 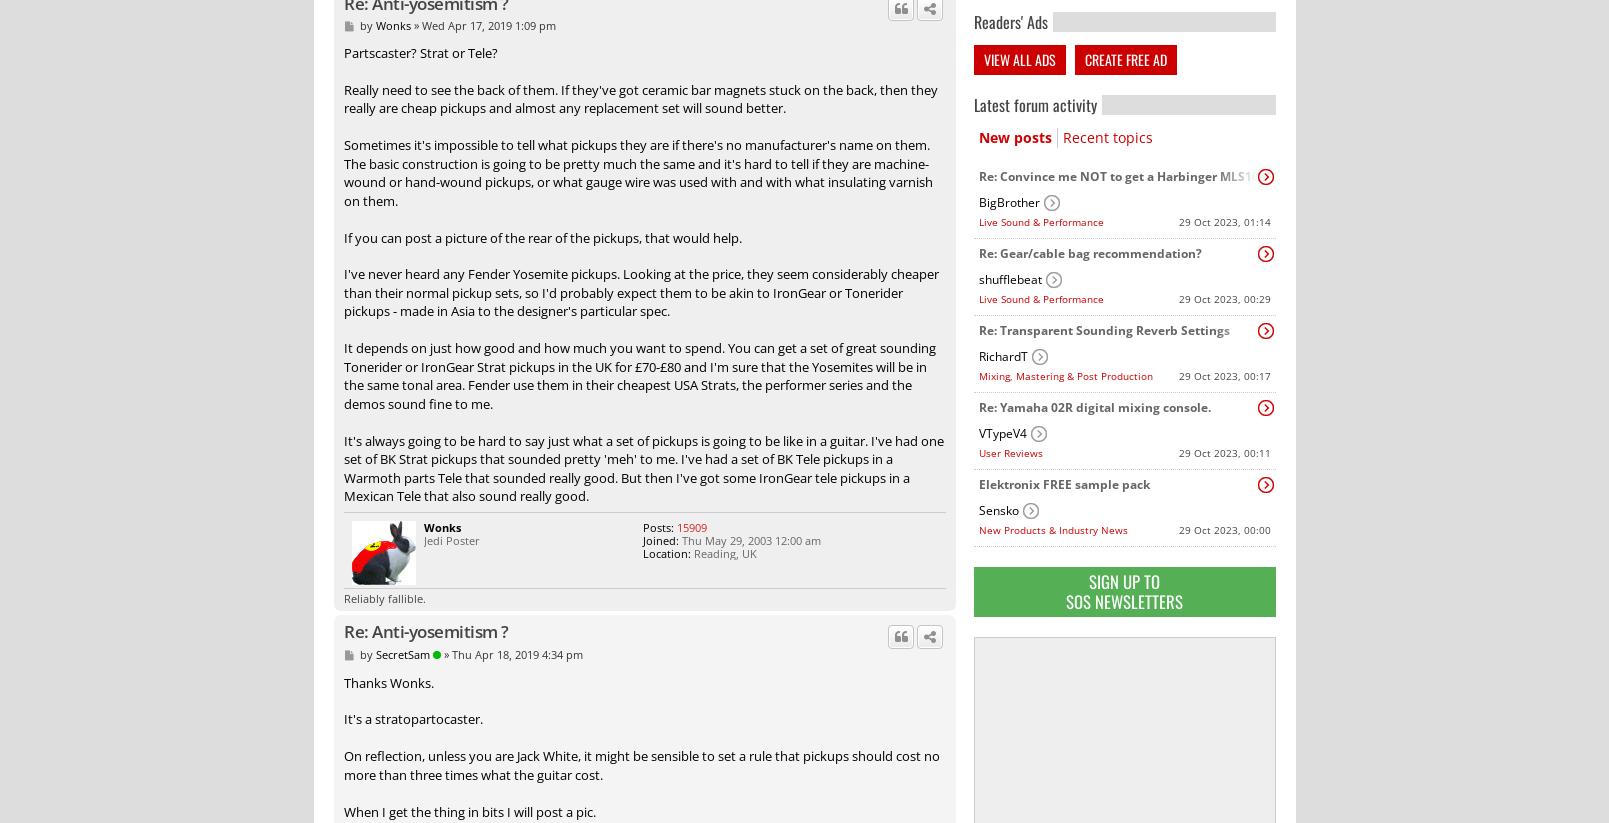 I want to click on 'Re: Convince me NOT to get a Harbinger MLS1000 line array for our first PA...', so click(x=977, y=175).